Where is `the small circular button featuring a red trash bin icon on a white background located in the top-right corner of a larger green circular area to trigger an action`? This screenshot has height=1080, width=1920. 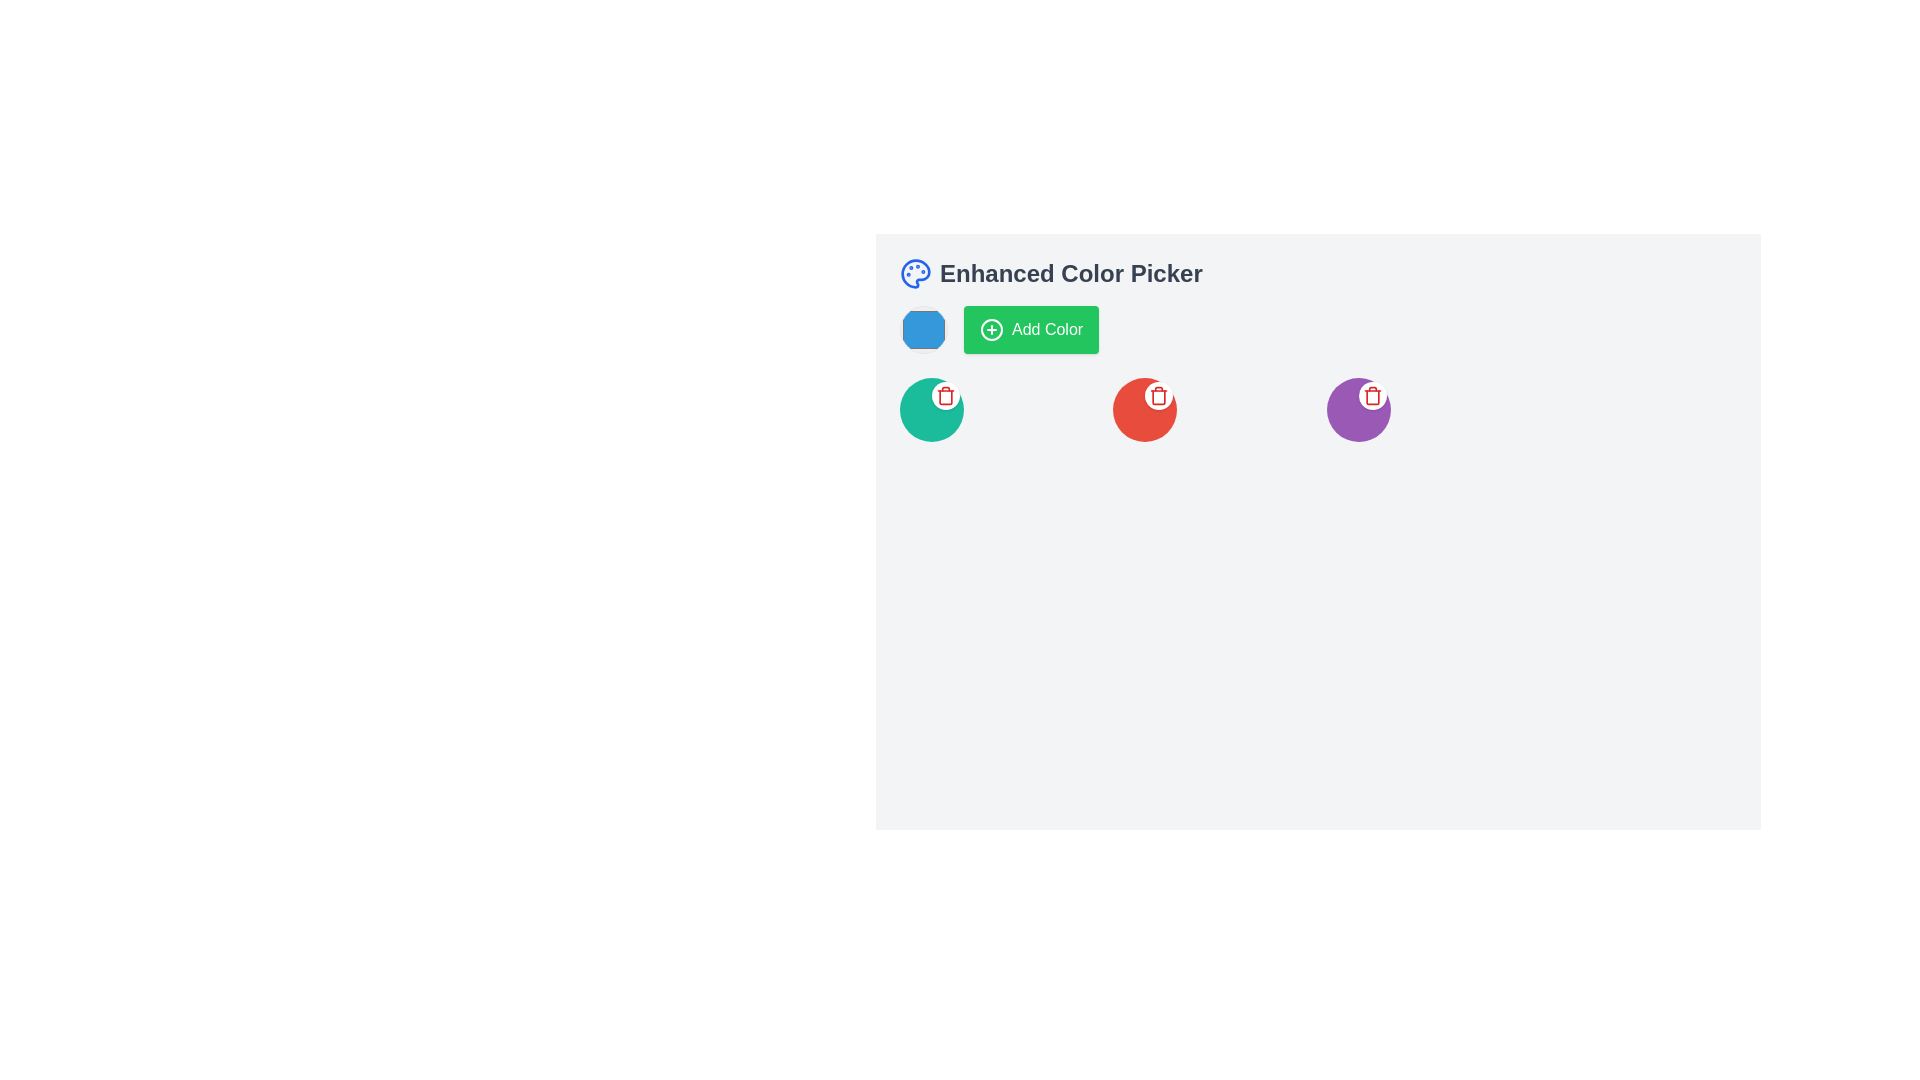 the small circular button featuring a red trash bin icon on a white background located in the top-right corner of a larger green circular area to trigger an action is located at coordinates (944, 396).